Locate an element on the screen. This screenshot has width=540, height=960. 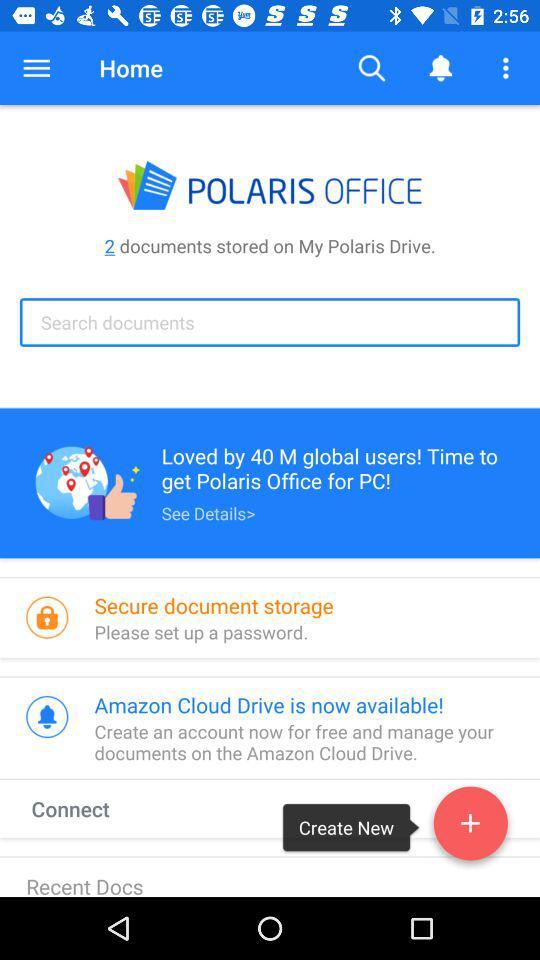
the add icon is located at coordinates (470, 827).